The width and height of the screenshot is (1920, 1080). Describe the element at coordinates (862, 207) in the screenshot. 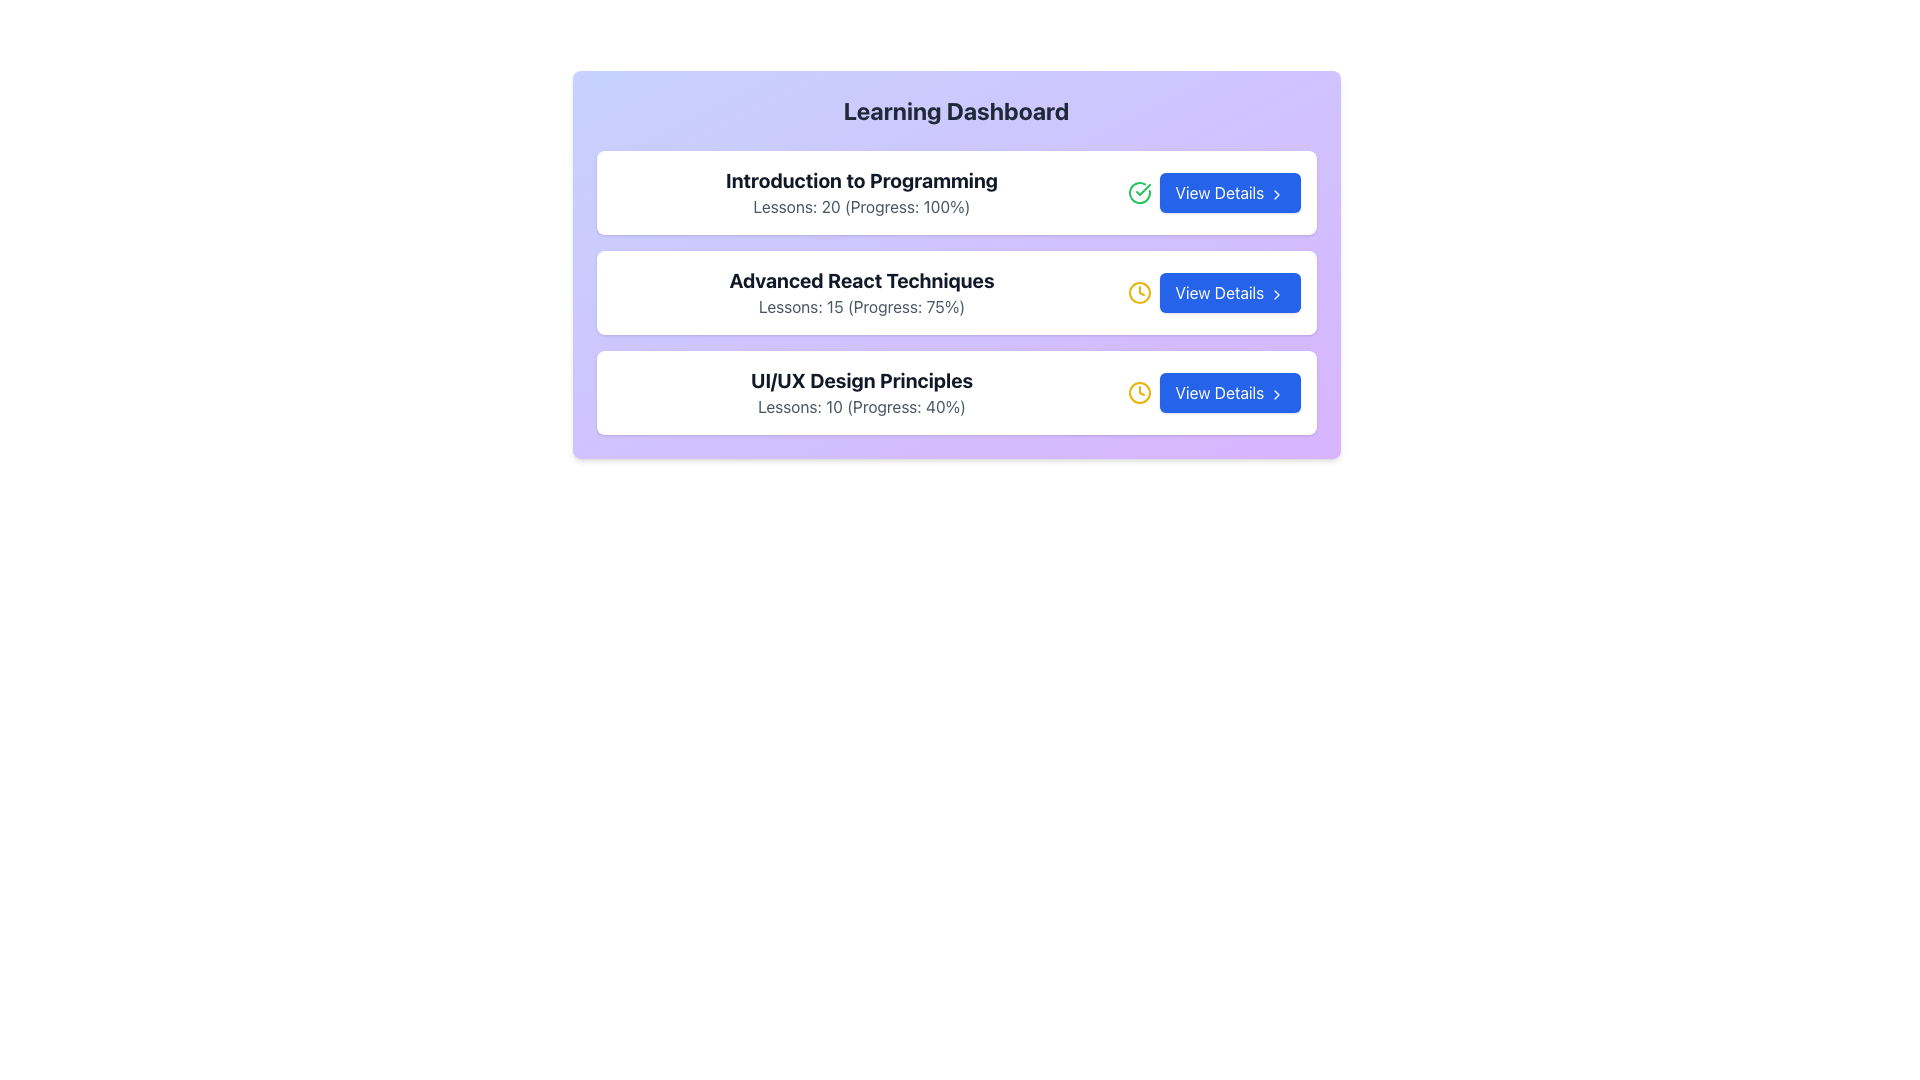

I see `the static text label that displays the number of lessons and progress percentage, located directly below the 'Introduction to Programming' header in the 'Learning Dashboard'` at that location.